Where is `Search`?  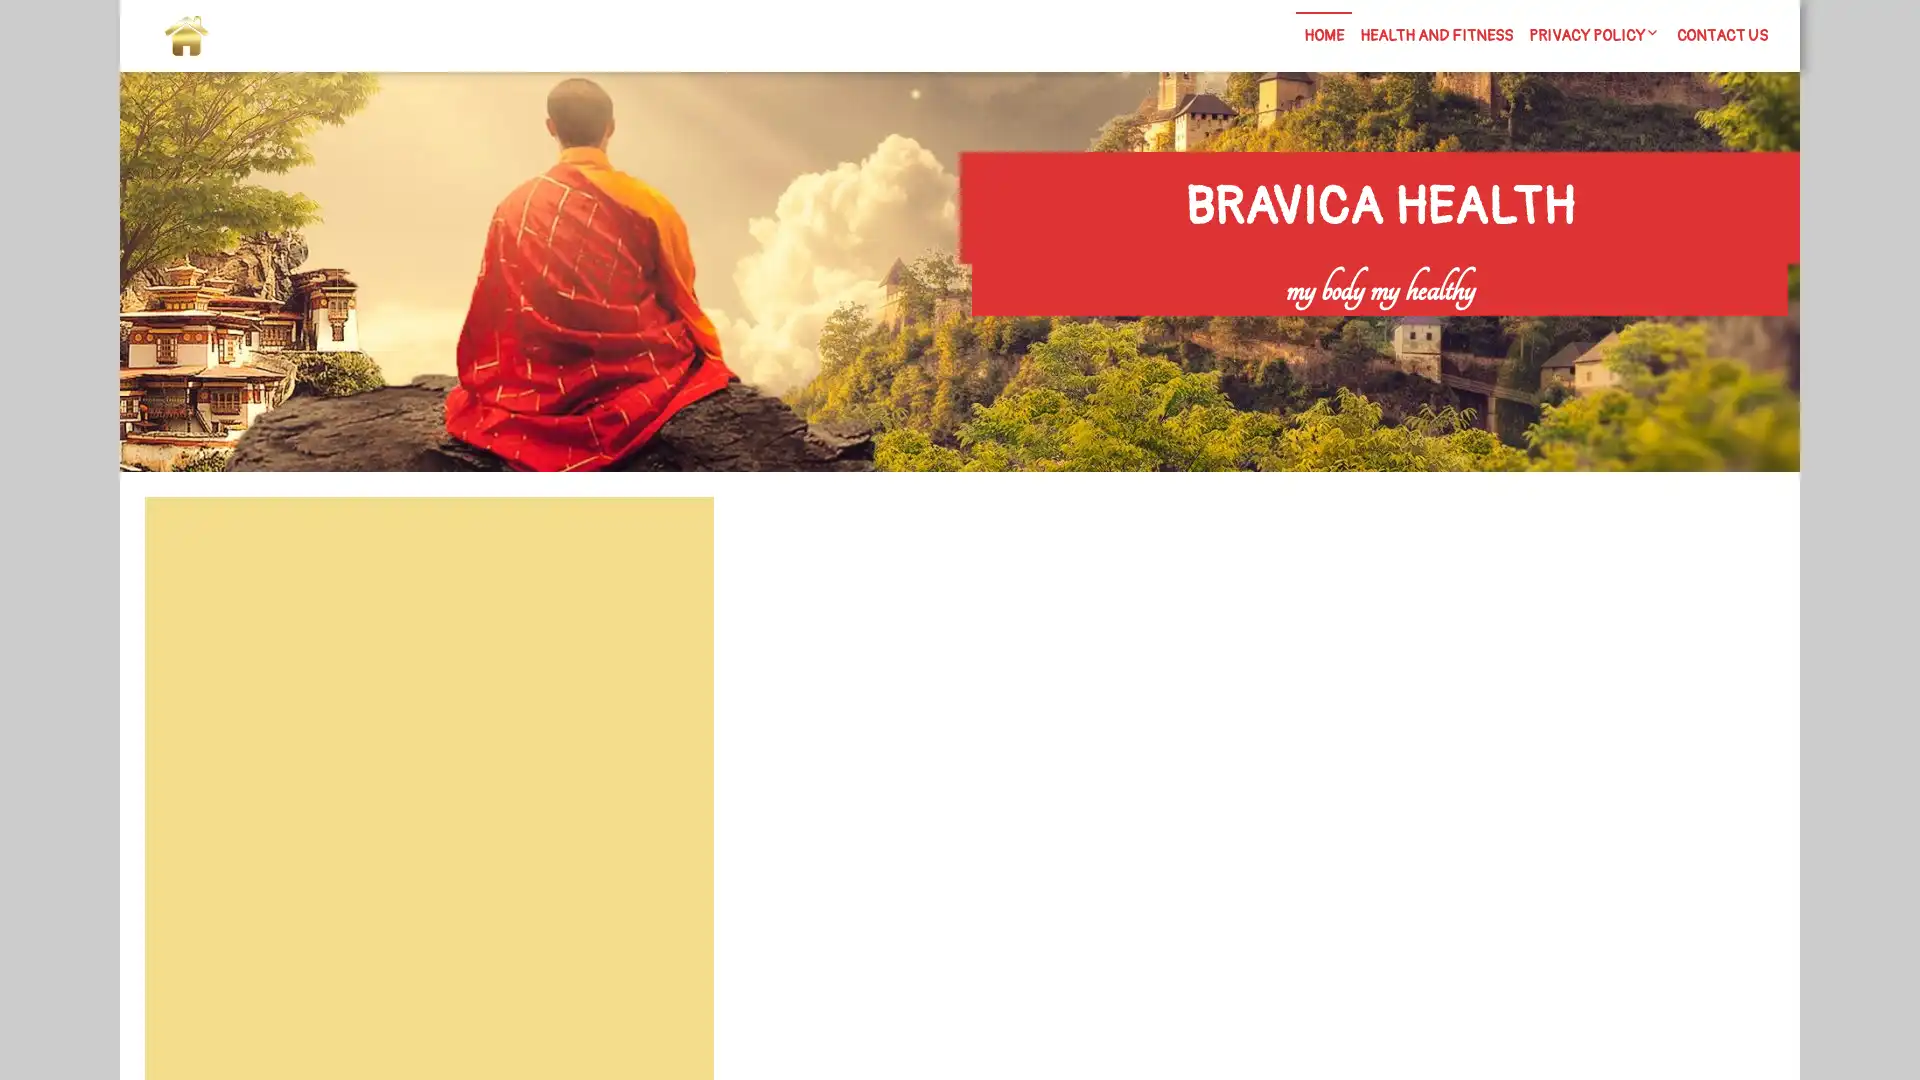 Search is located at coordinates (667, 545).